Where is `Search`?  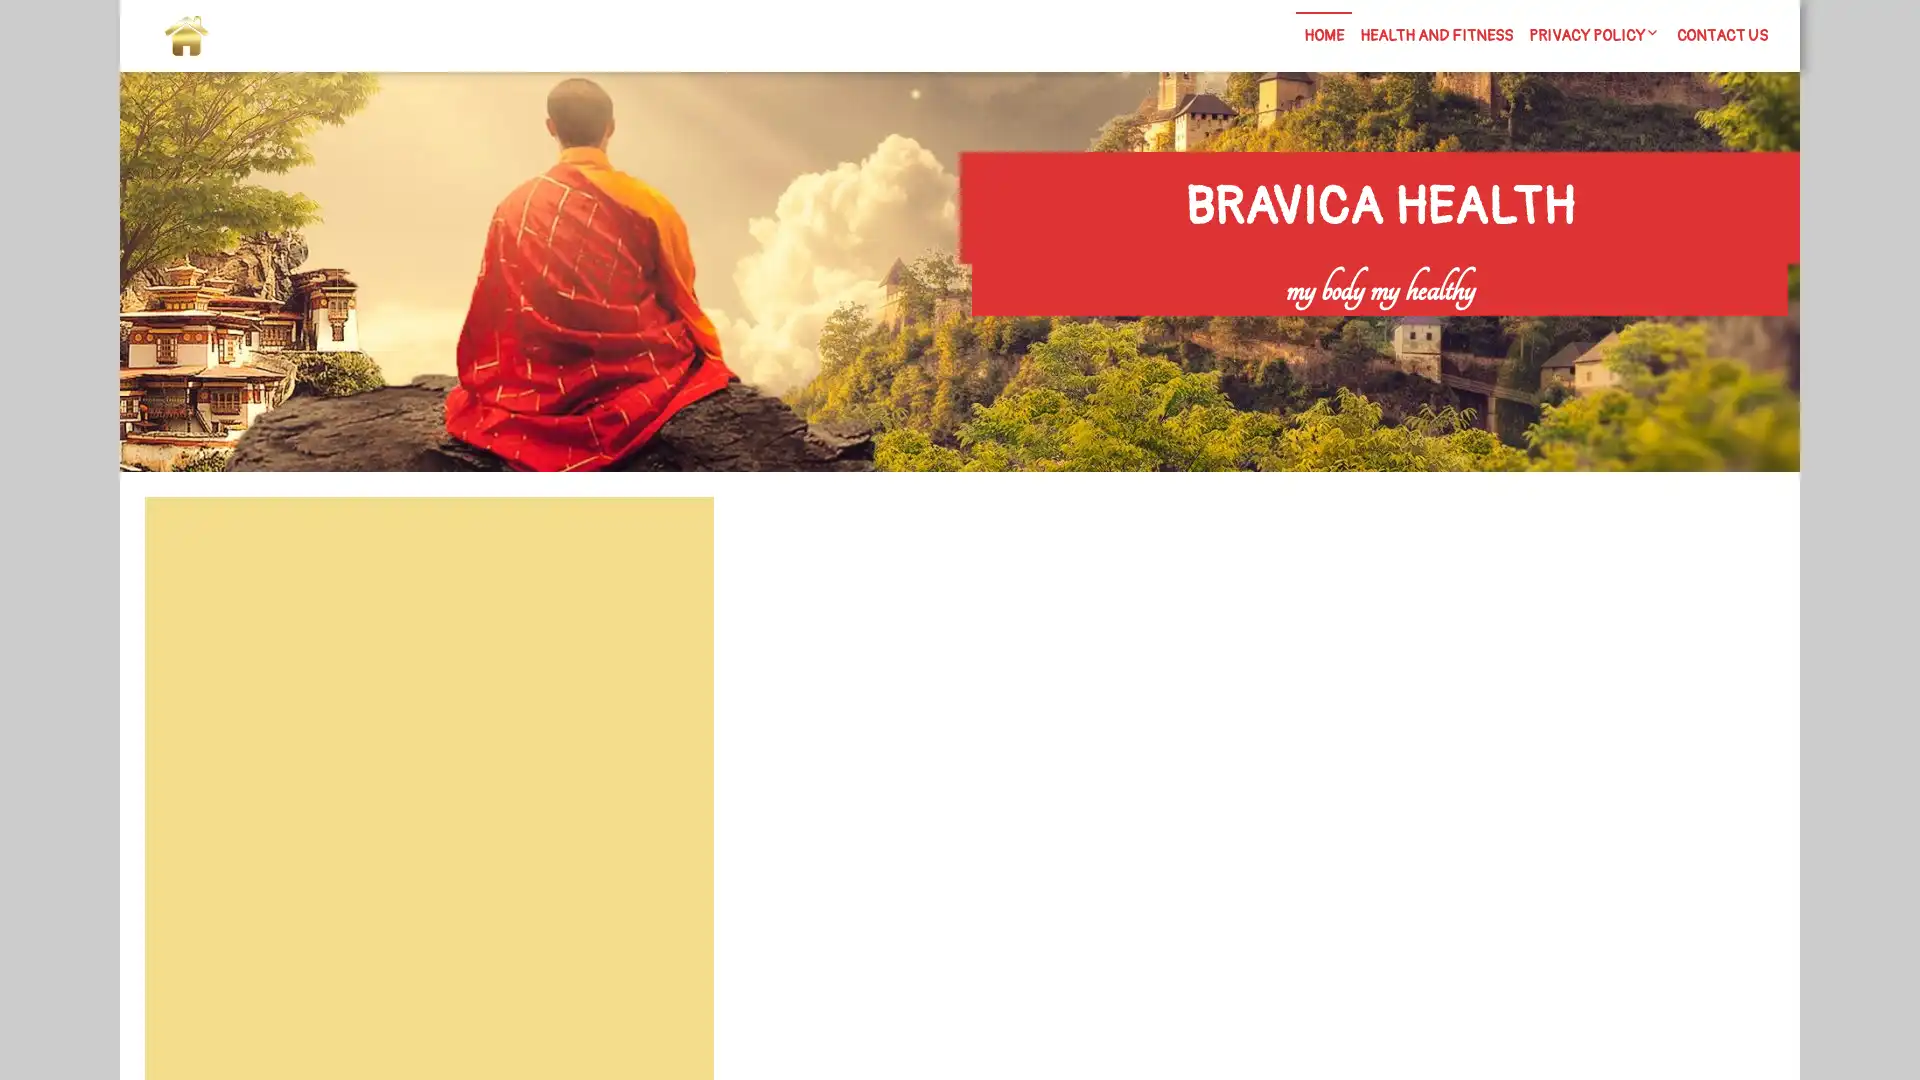 Search is located at coordinates (667, 545).